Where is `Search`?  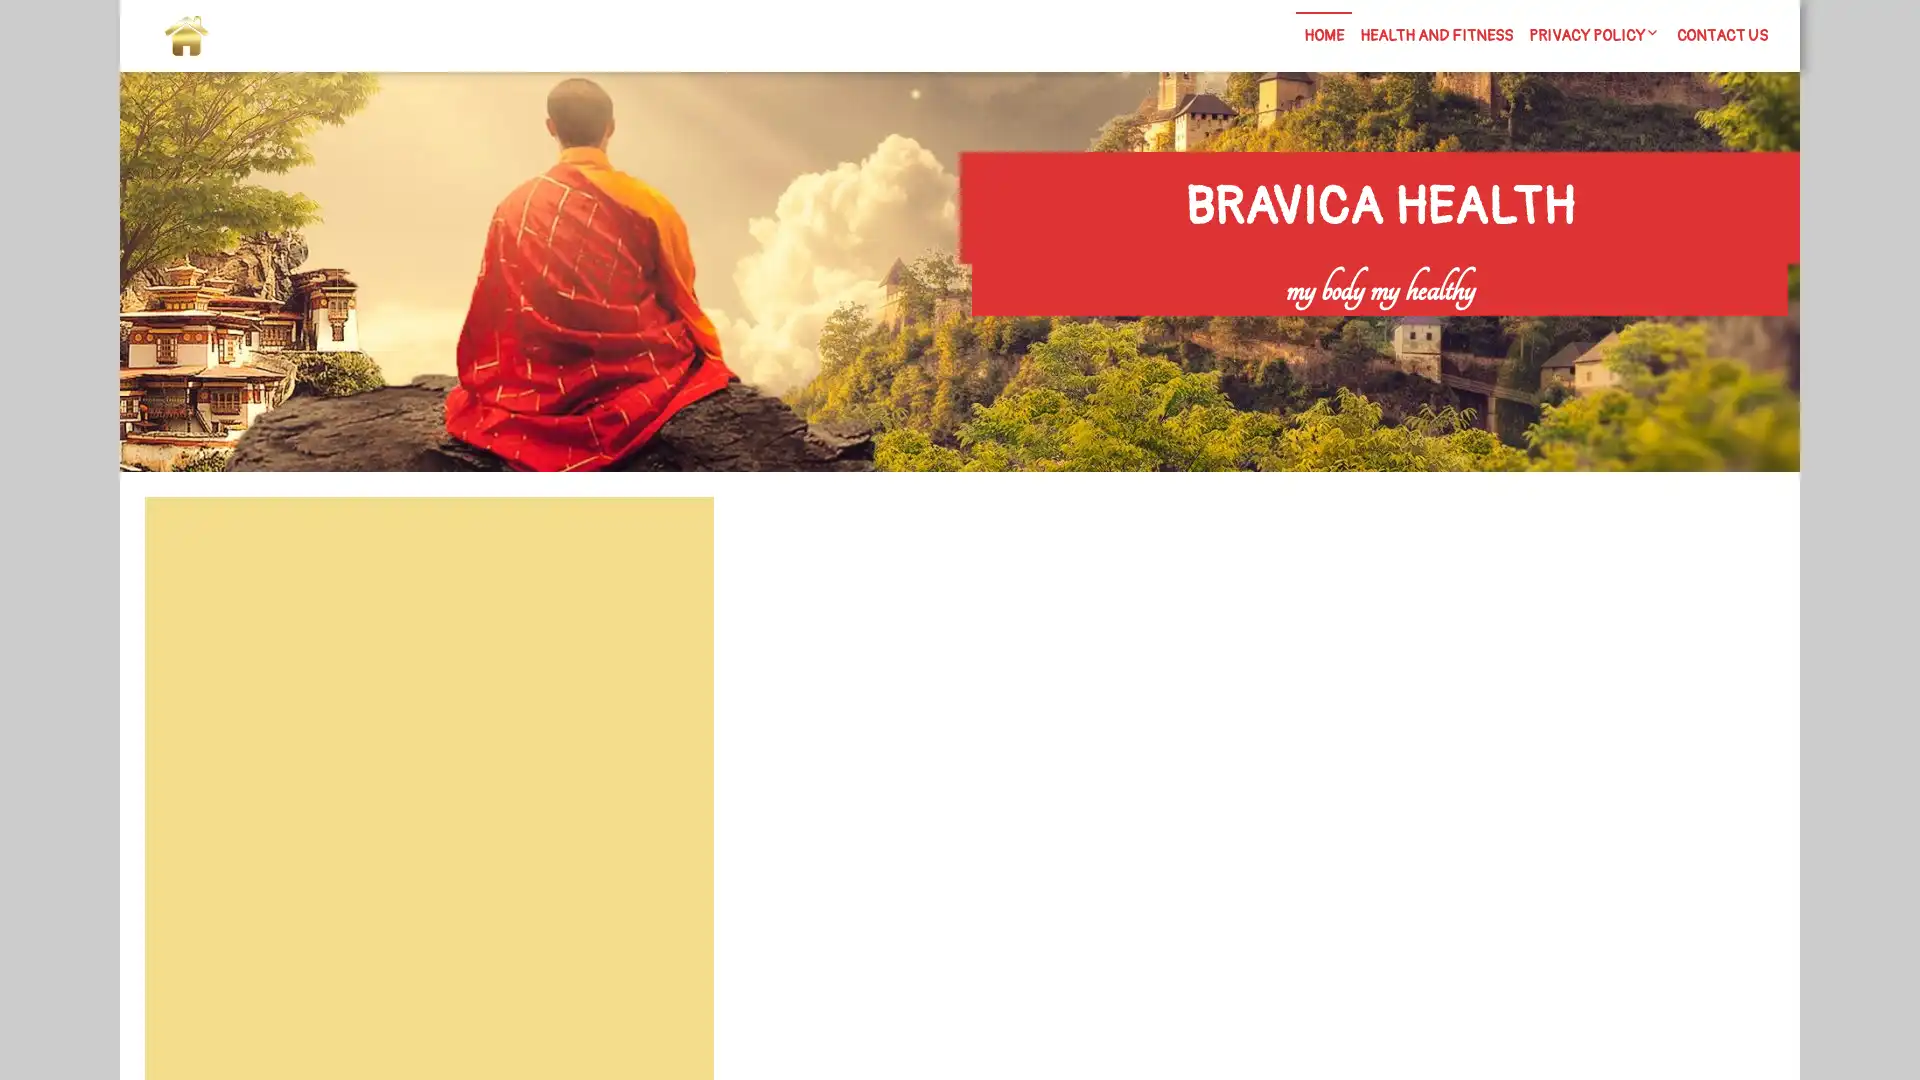 Search is located at coordinates (667, 545).